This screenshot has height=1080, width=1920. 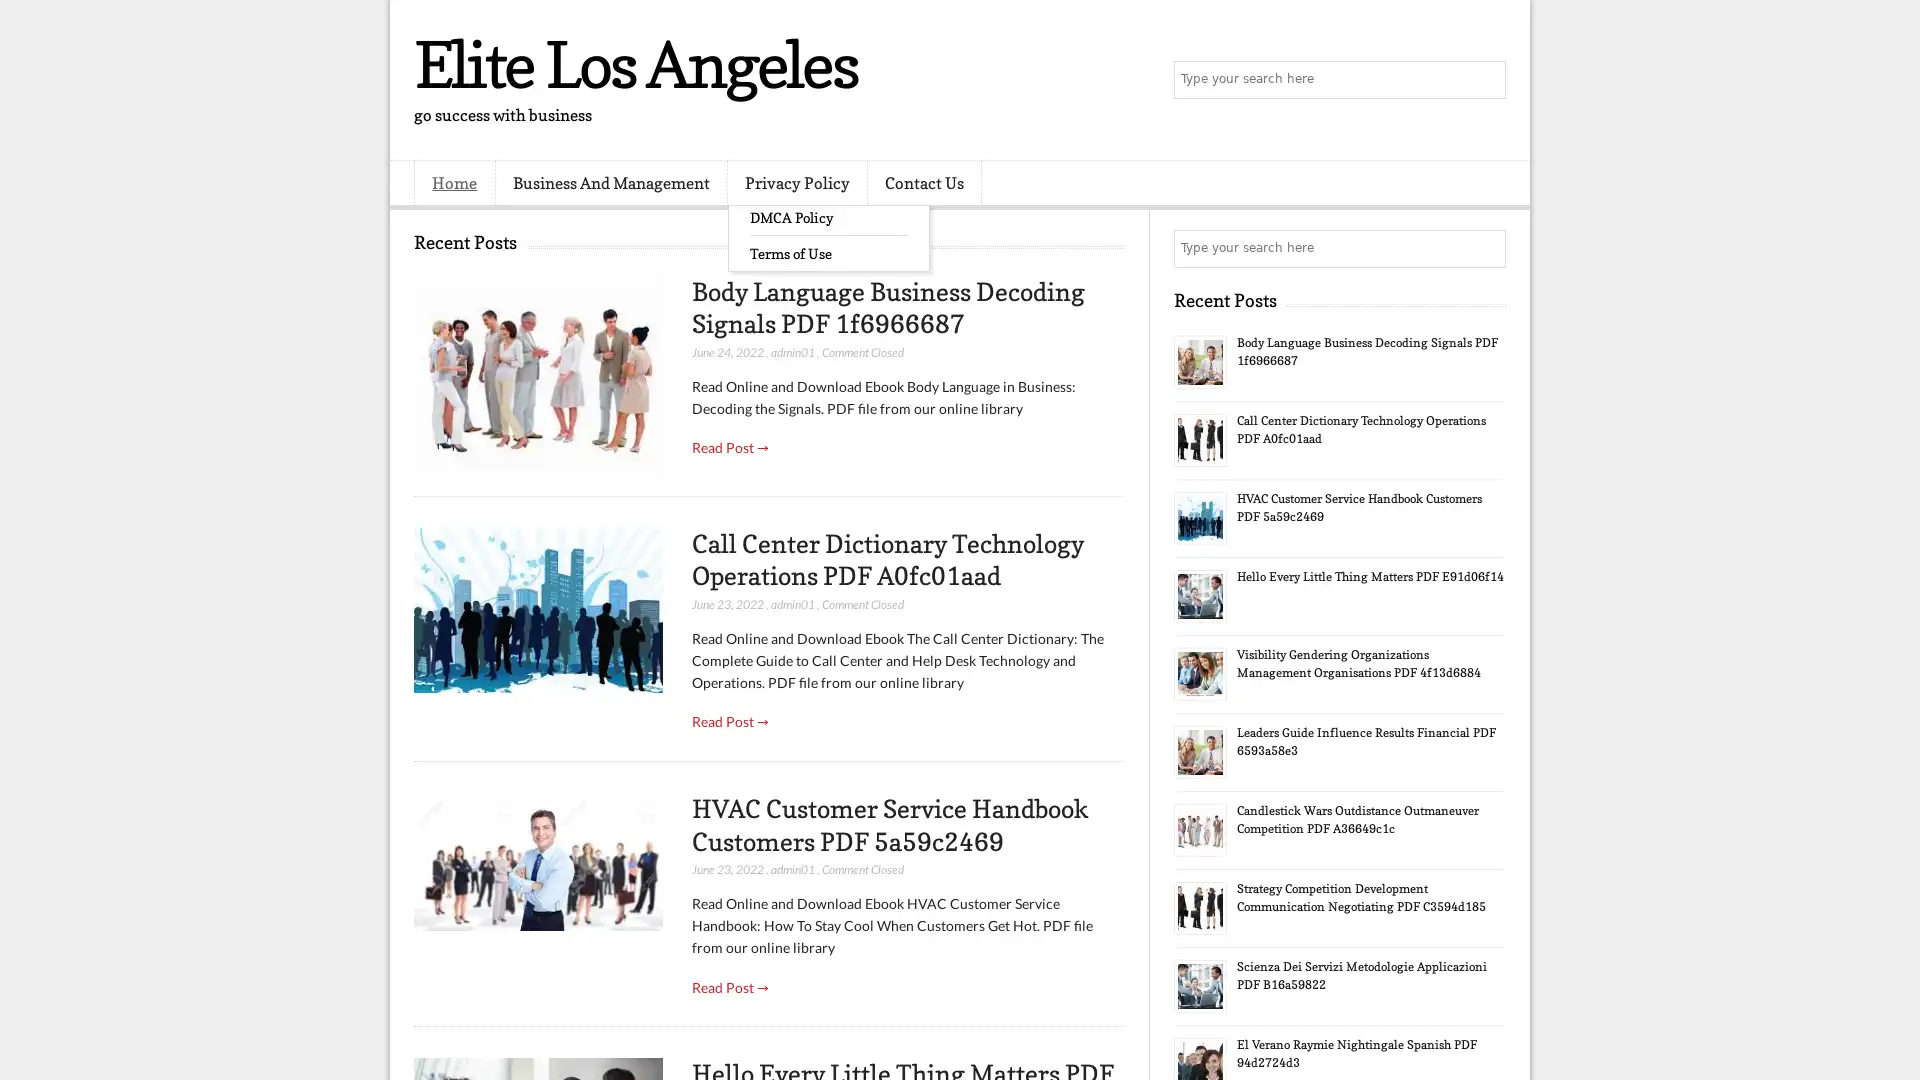 I want to click on Search, so click(x=1485, y=248).